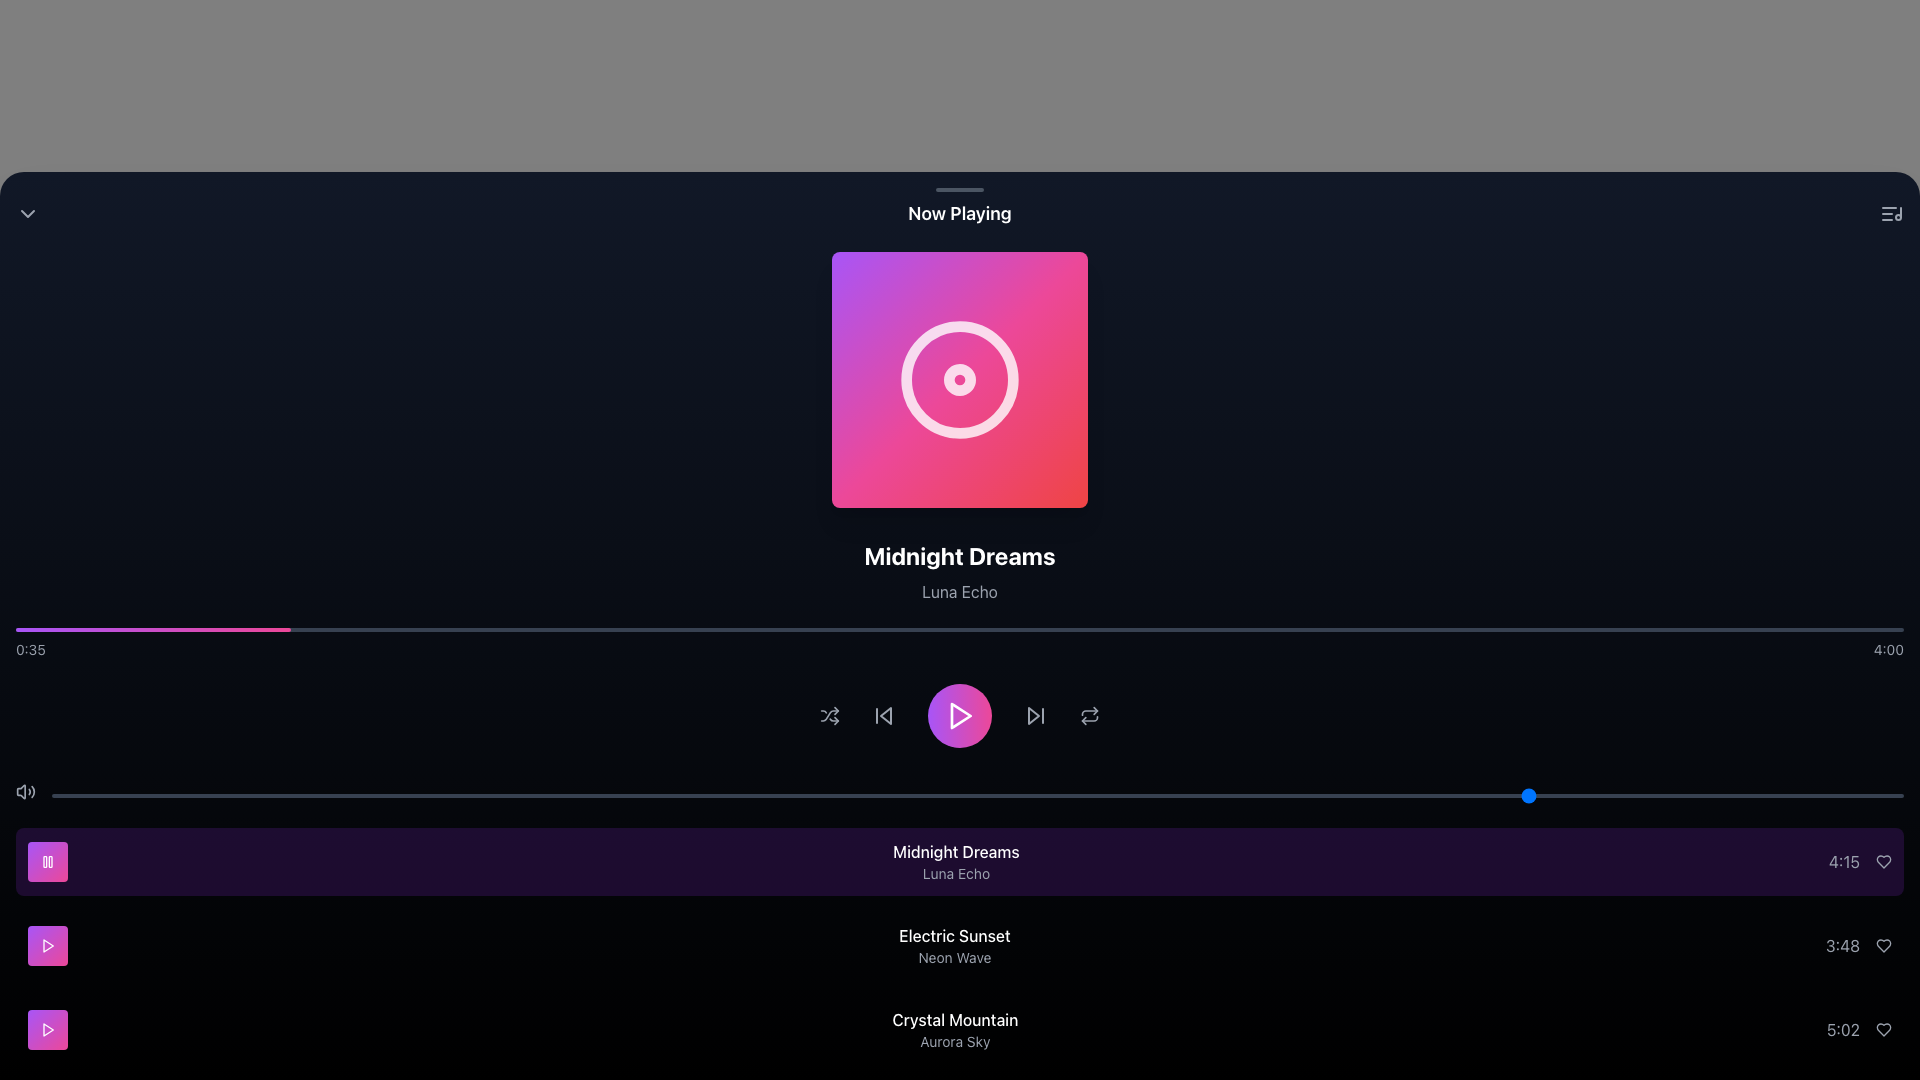 This screenshot has height=1080, width=1920. Describe the element at coordinates (1882, 860) in the screenshot. I see `the heart-shaped favorite button, which is gray and located to the right of the timestamp (4:15) for the song 'Midnight Dreams' by 'Luna Echo'` at that location.